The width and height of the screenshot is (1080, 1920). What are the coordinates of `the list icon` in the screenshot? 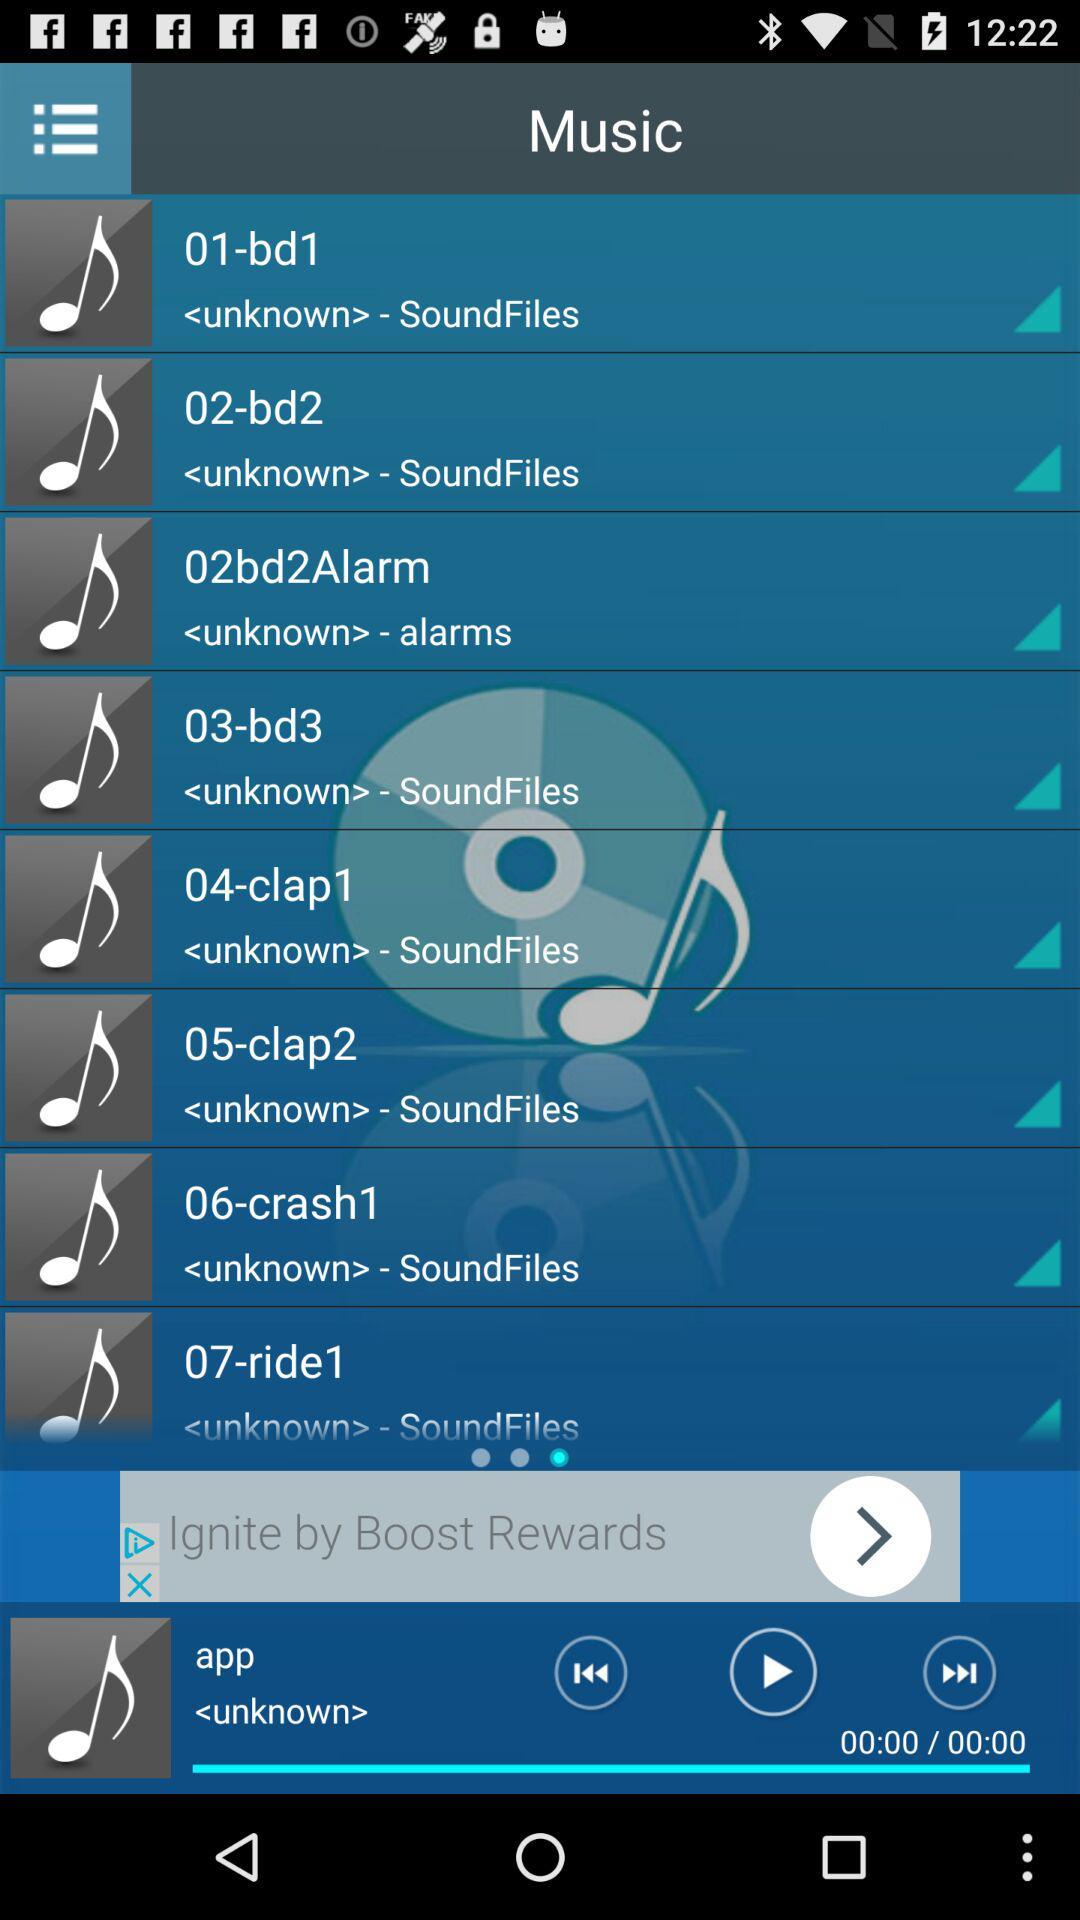 It's located at (64, 136).